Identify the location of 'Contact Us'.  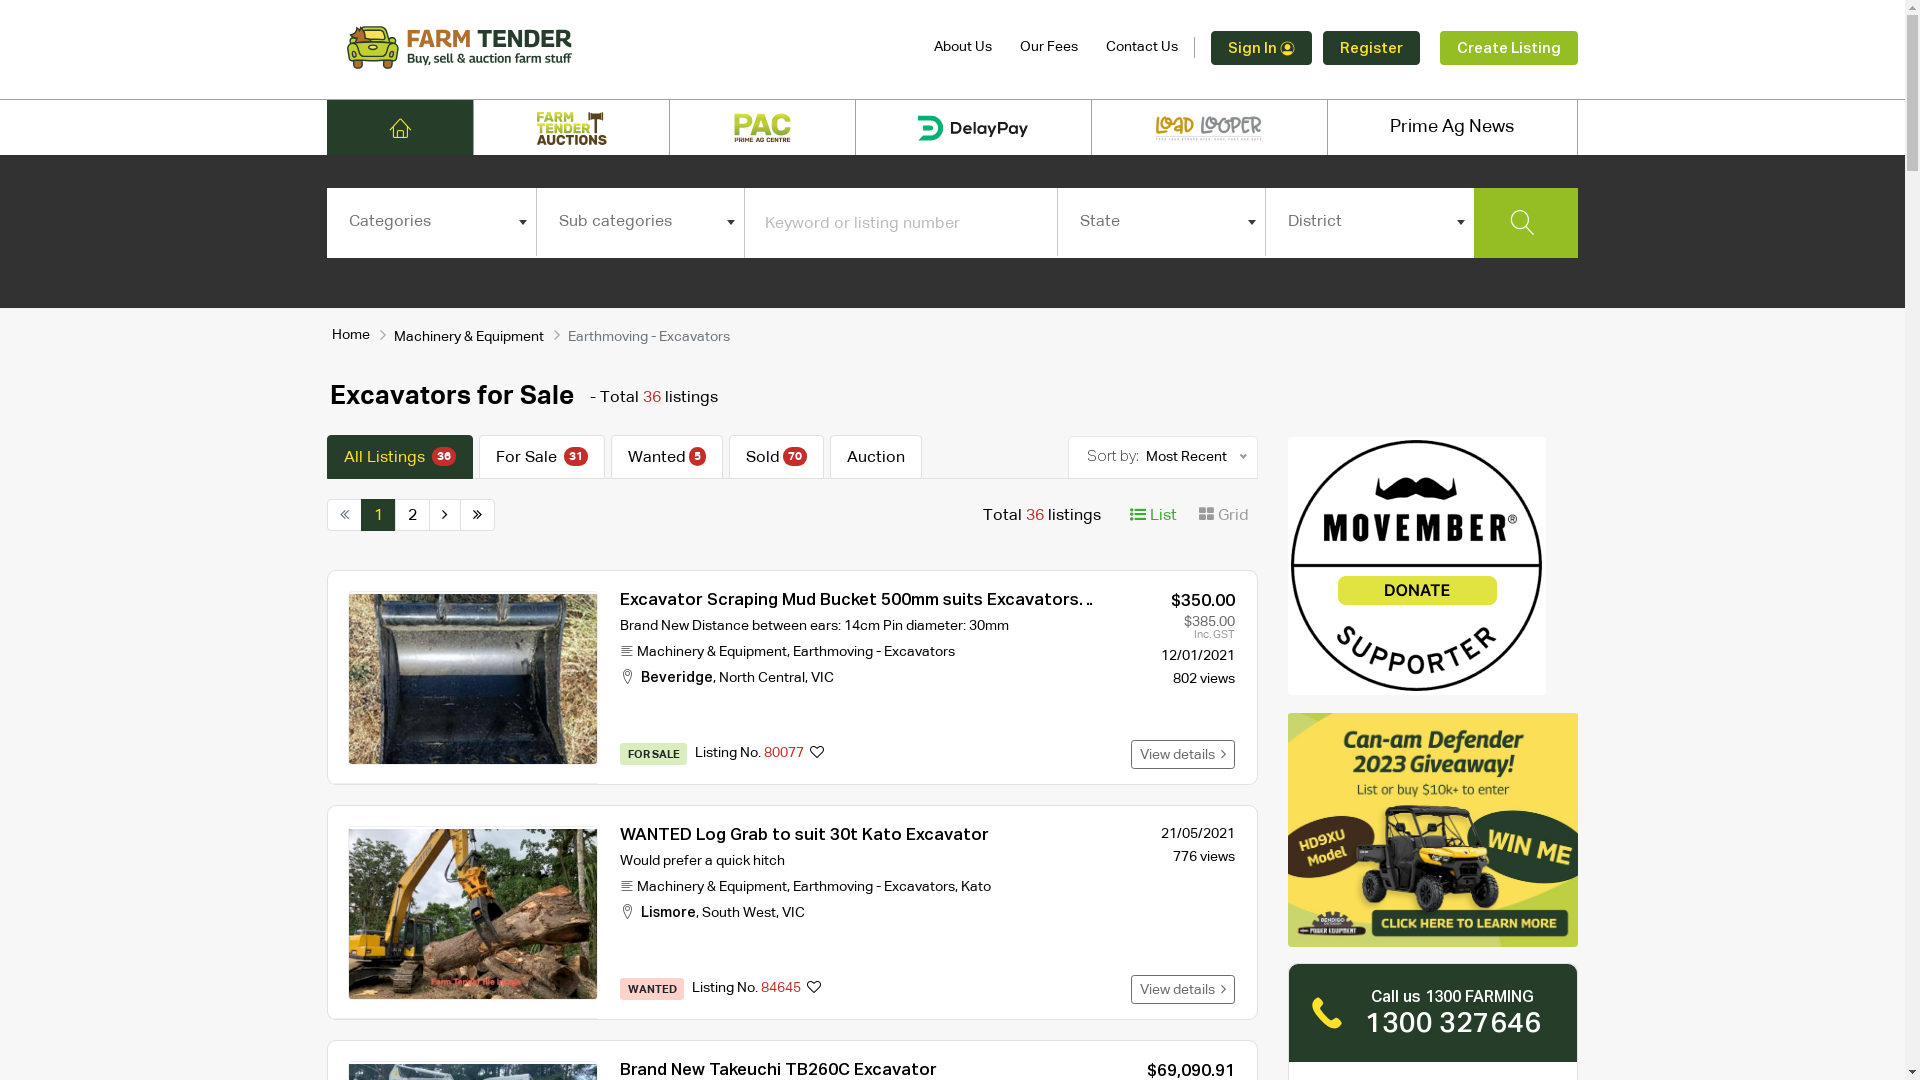
(1104, 45).